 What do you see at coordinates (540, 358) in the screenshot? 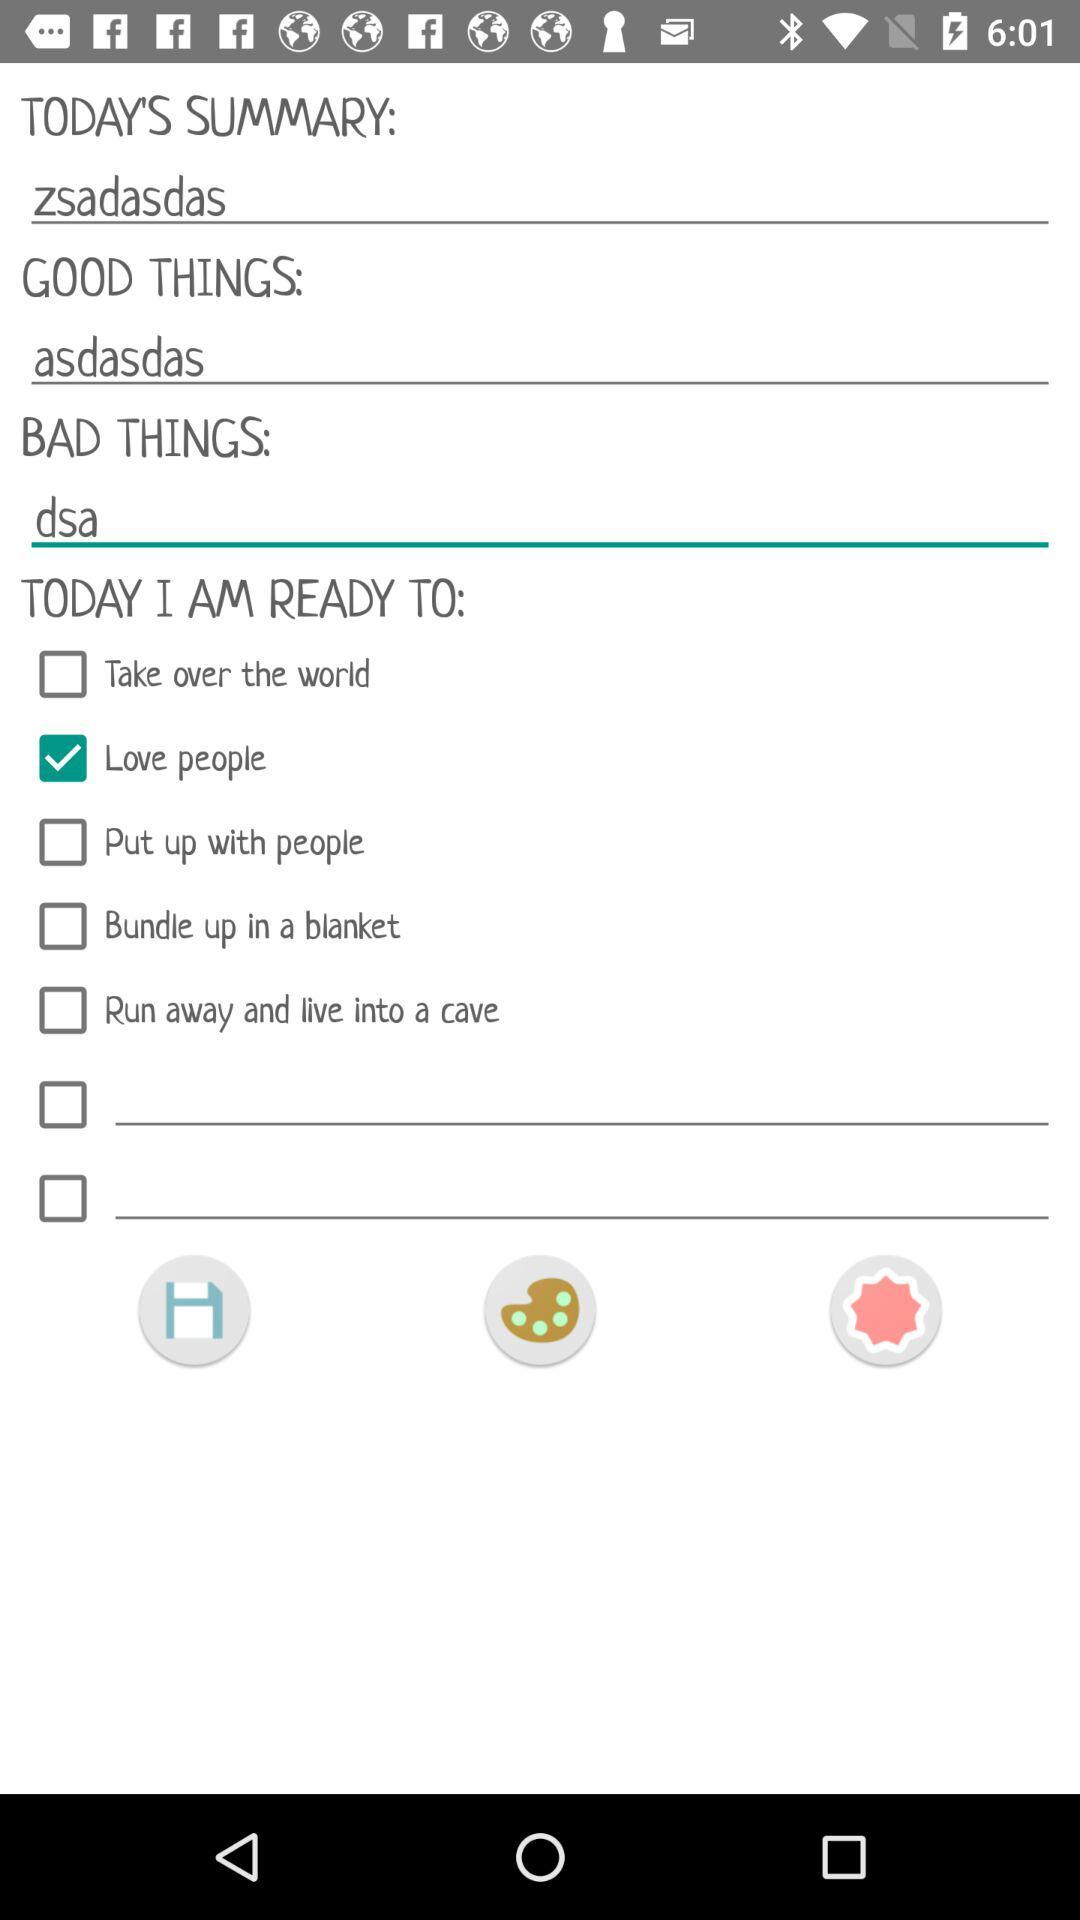
I see `asdasdas item` at bounding box center [540, 358].